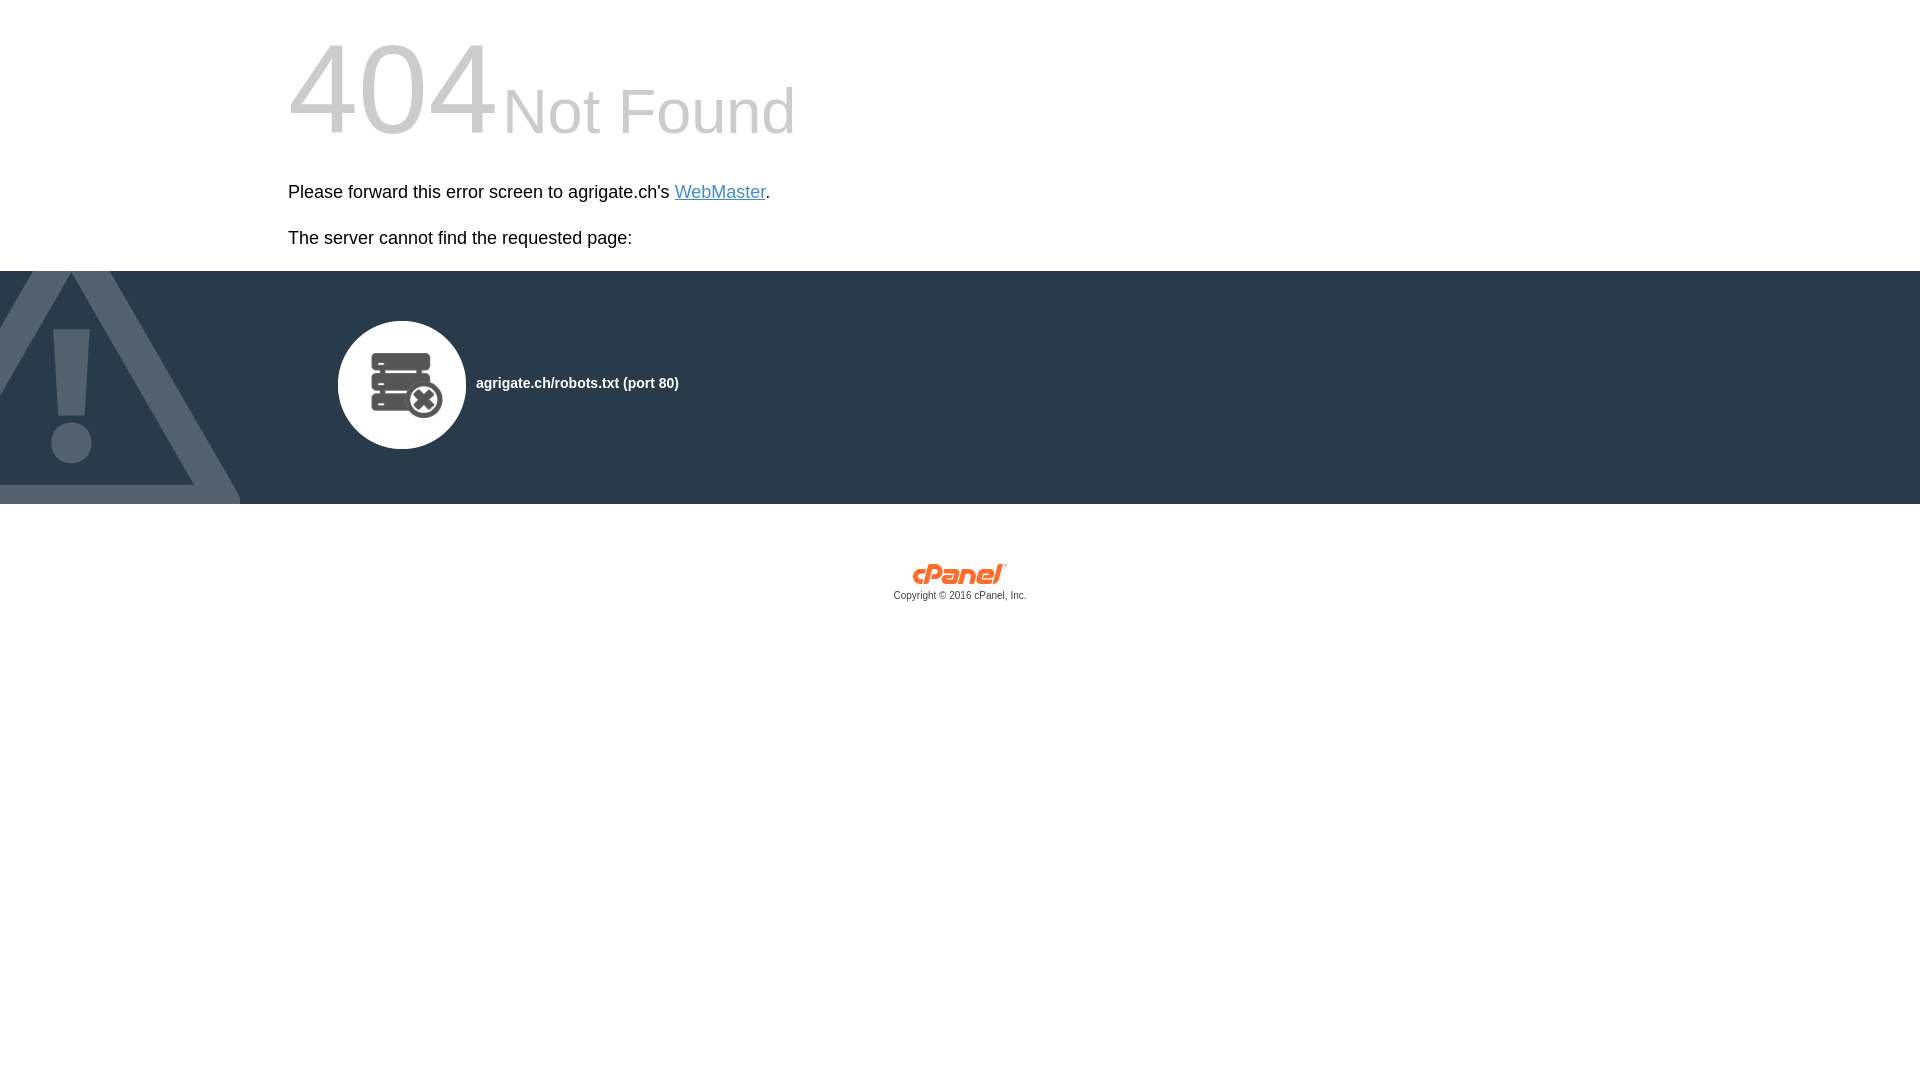 This screenshot has height=1080, width=1920. What do you see at coordinates (720, 192) in the screenshot?
I see `'WebMaster'` at bounding box center [720, 192].